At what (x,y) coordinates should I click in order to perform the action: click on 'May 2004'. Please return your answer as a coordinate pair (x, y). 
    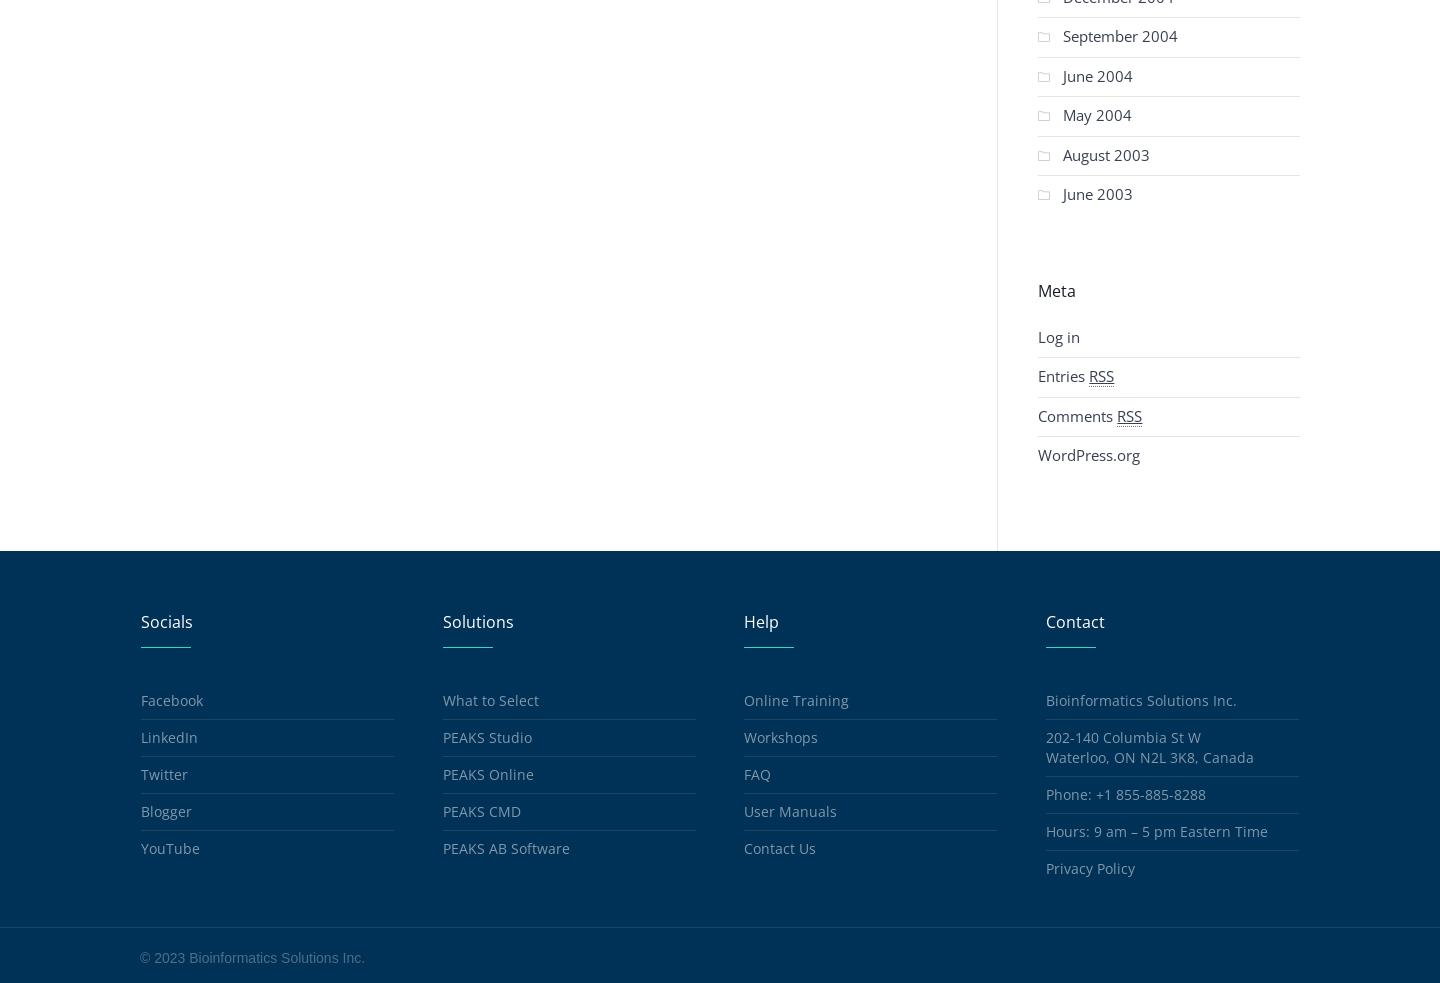
    Looking at the image, I should click on (1096, 114).